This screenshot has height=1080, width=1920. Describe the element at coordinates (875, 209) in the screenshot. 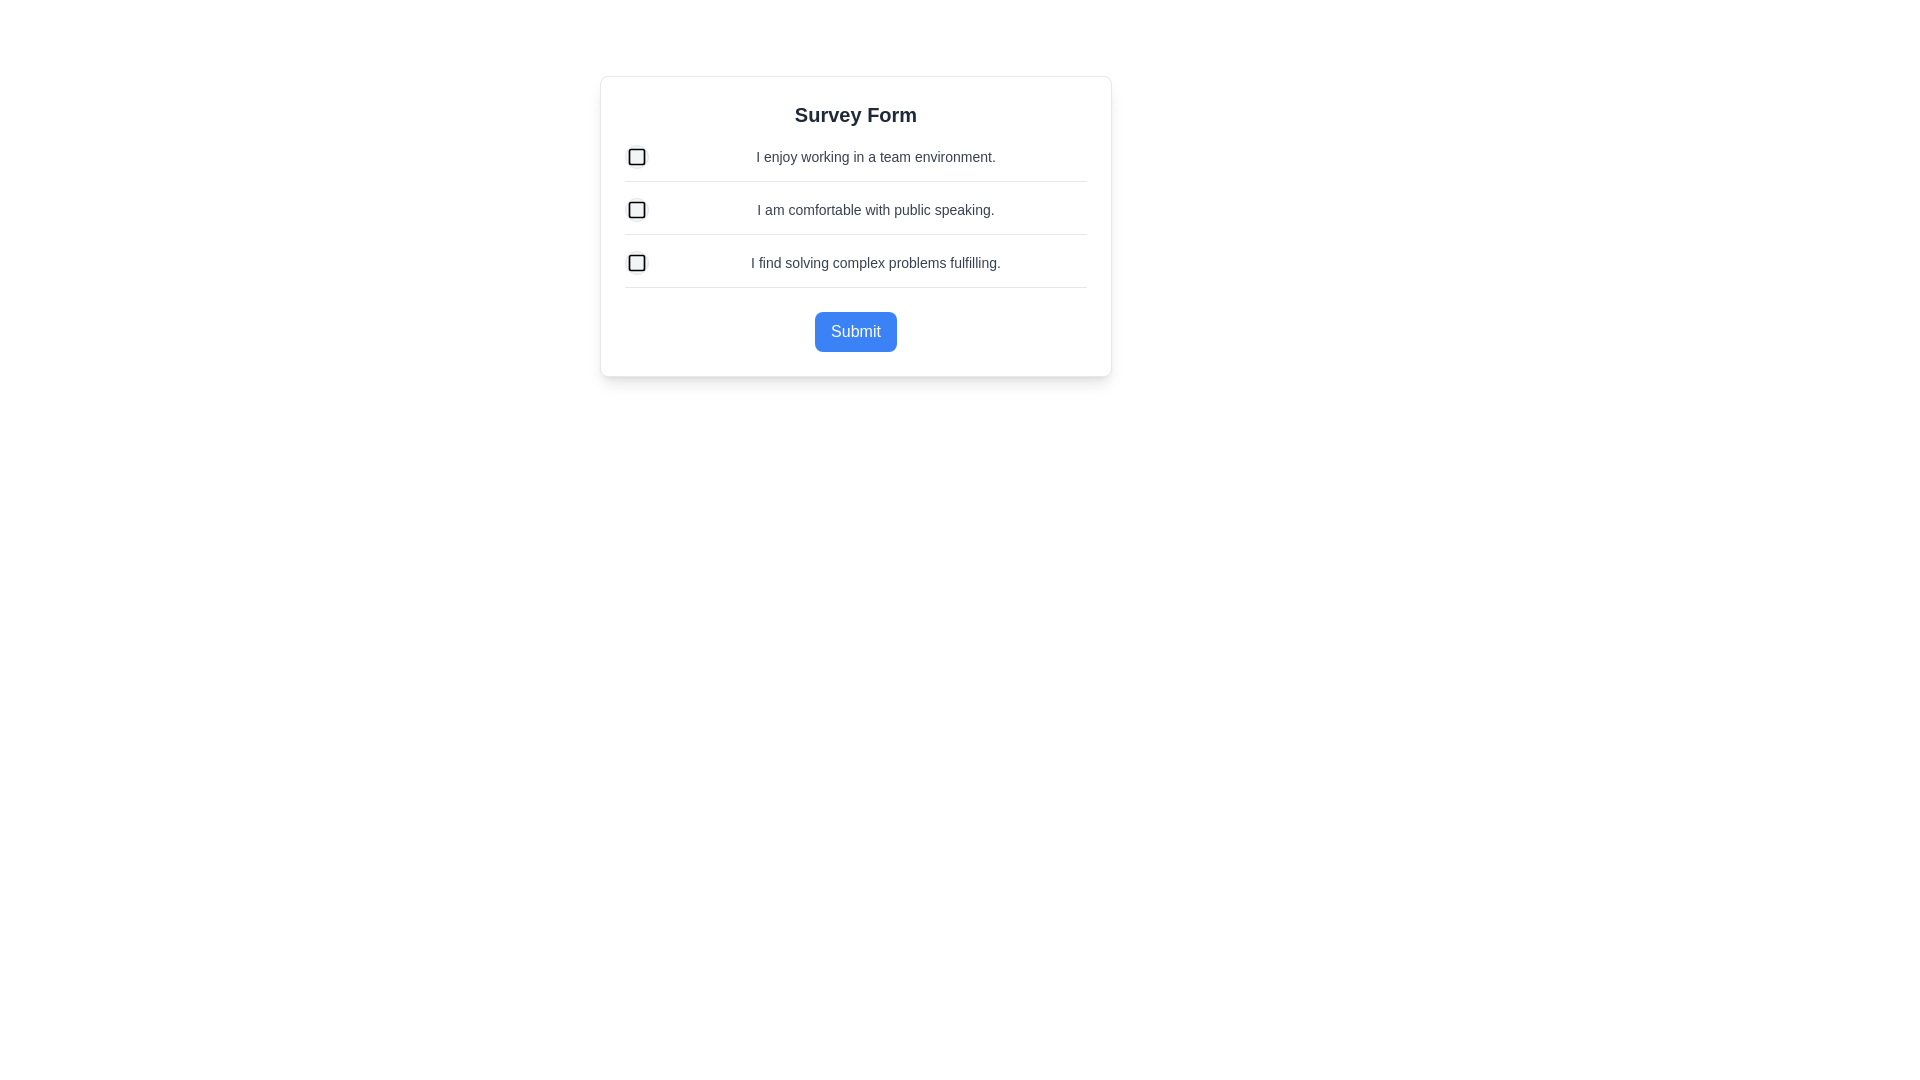

I see `text label displaying 'I am comfortable with public speaking.' which is in small gray text, located to the right of a checkbox in the survey form interface` at that location.